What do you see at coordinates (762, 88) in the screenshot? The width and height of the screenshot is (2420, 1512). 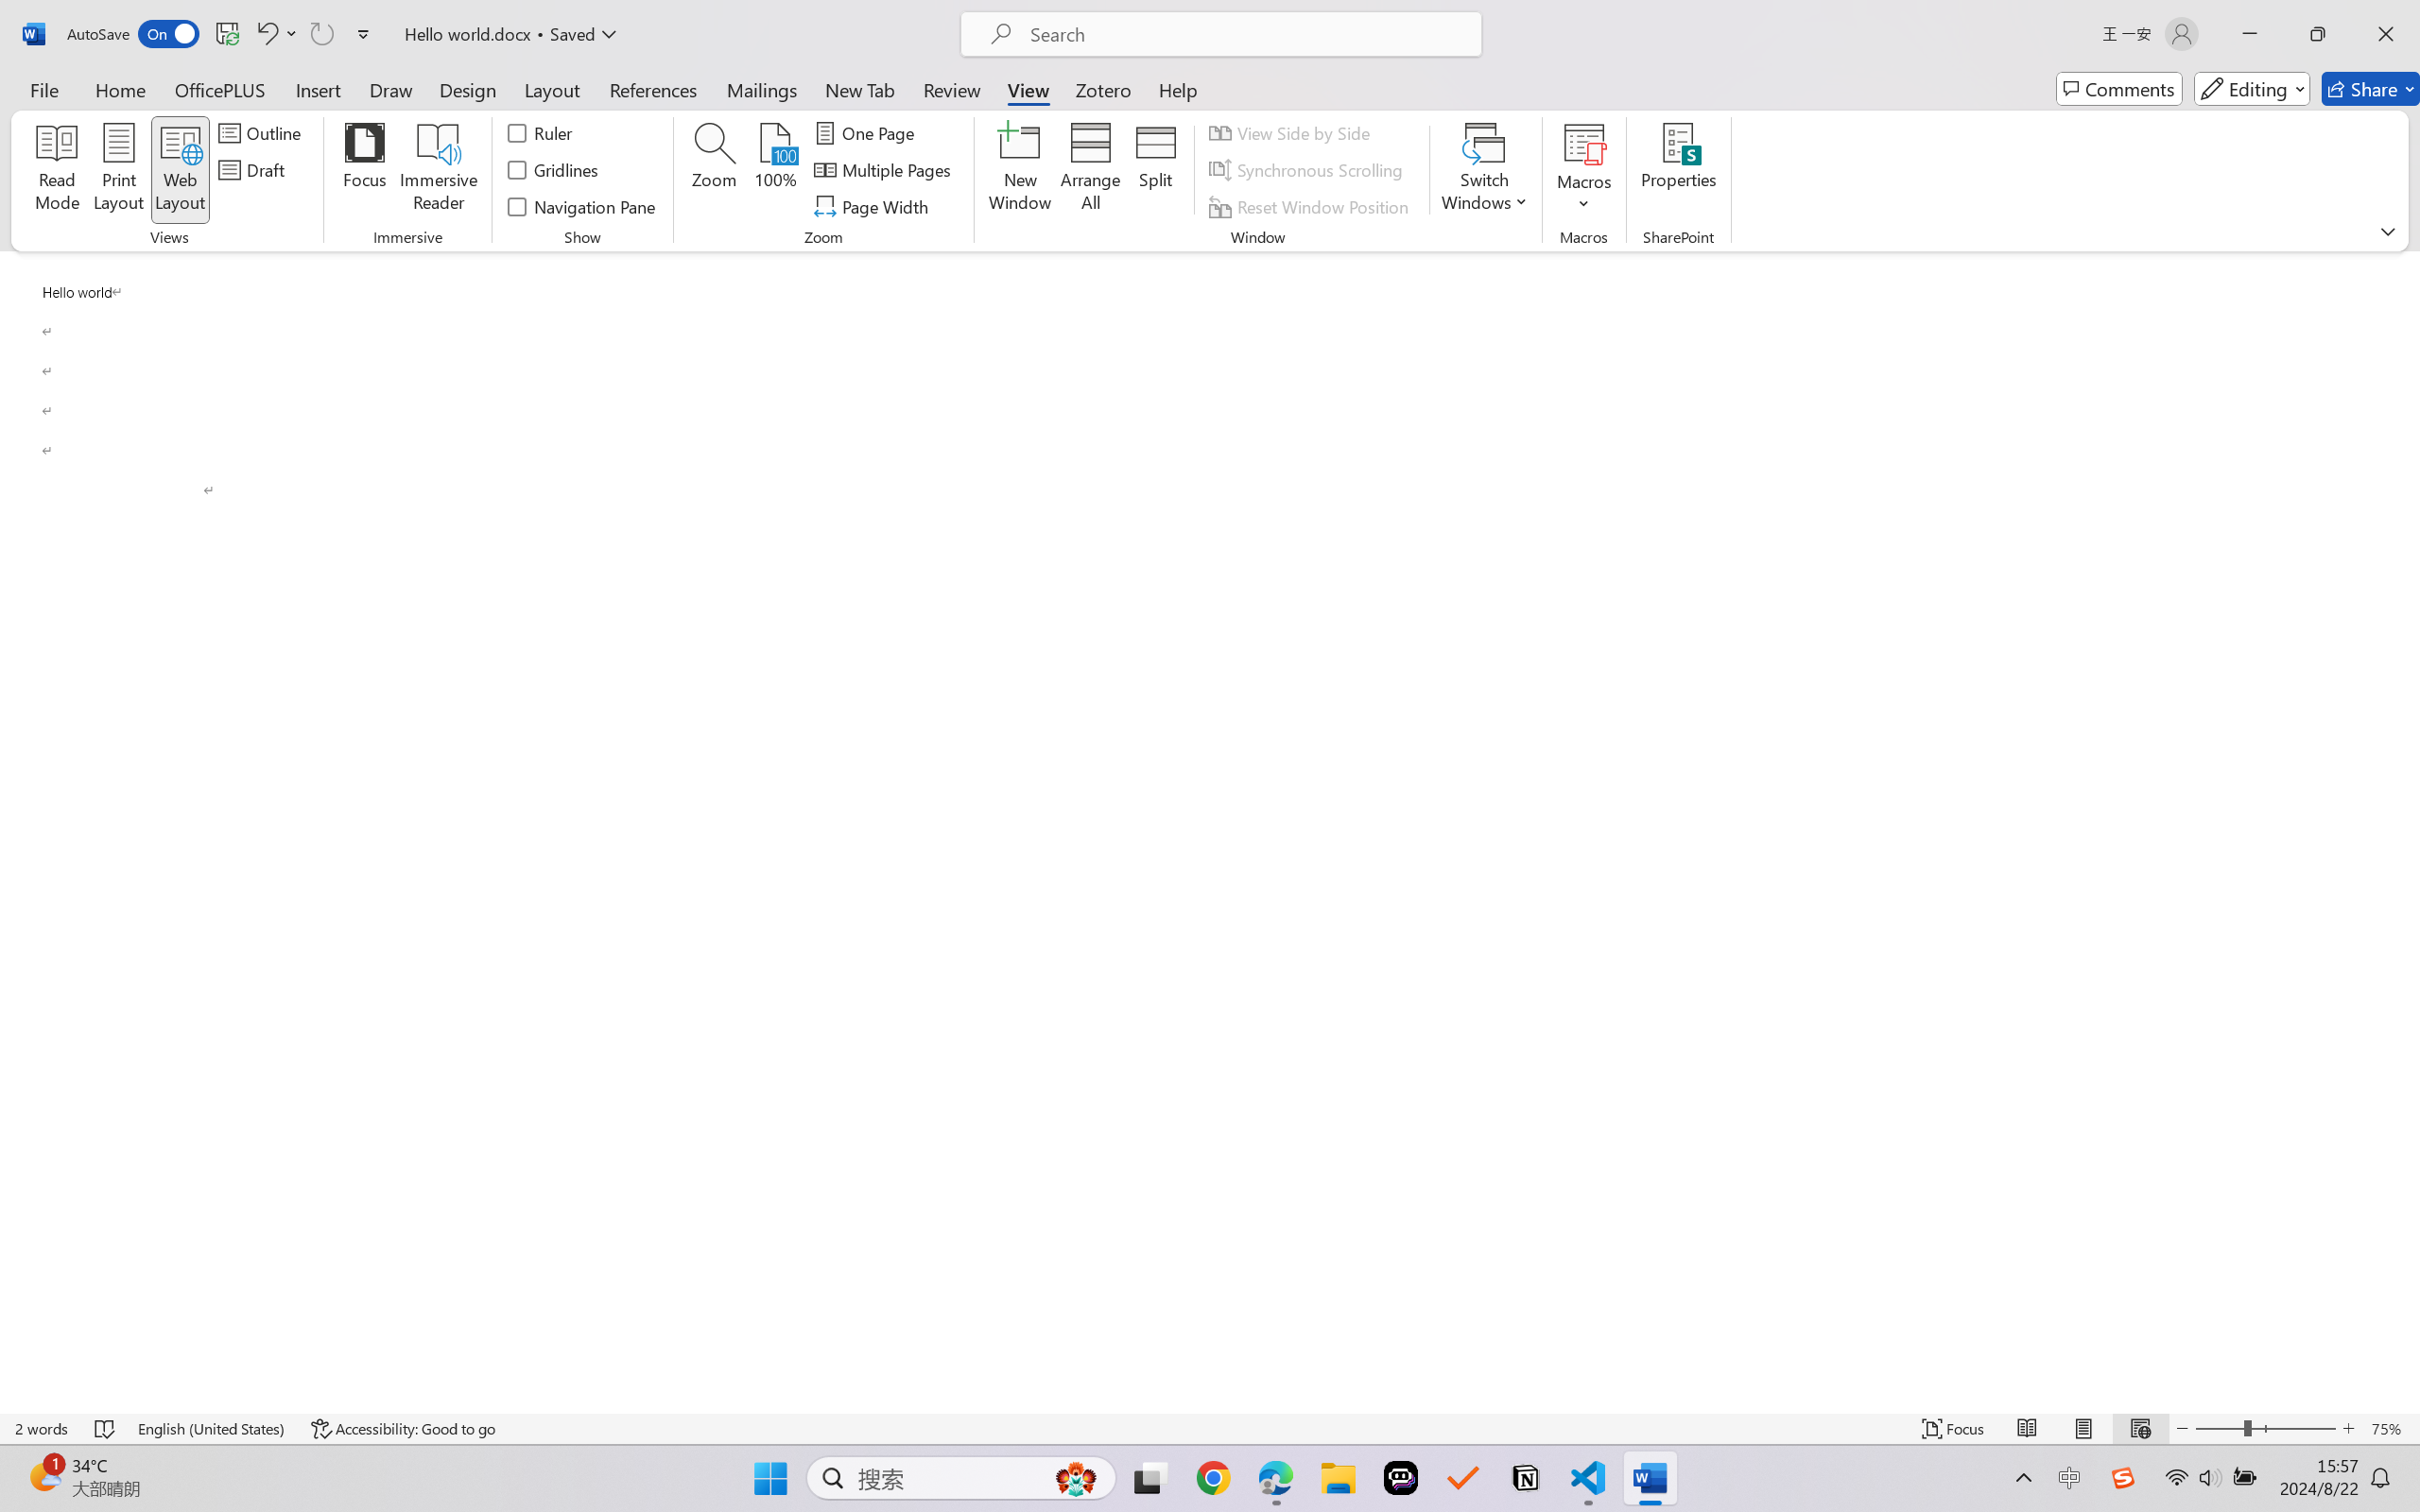 I see `'Mailings'` at bounding box center [762, 88].